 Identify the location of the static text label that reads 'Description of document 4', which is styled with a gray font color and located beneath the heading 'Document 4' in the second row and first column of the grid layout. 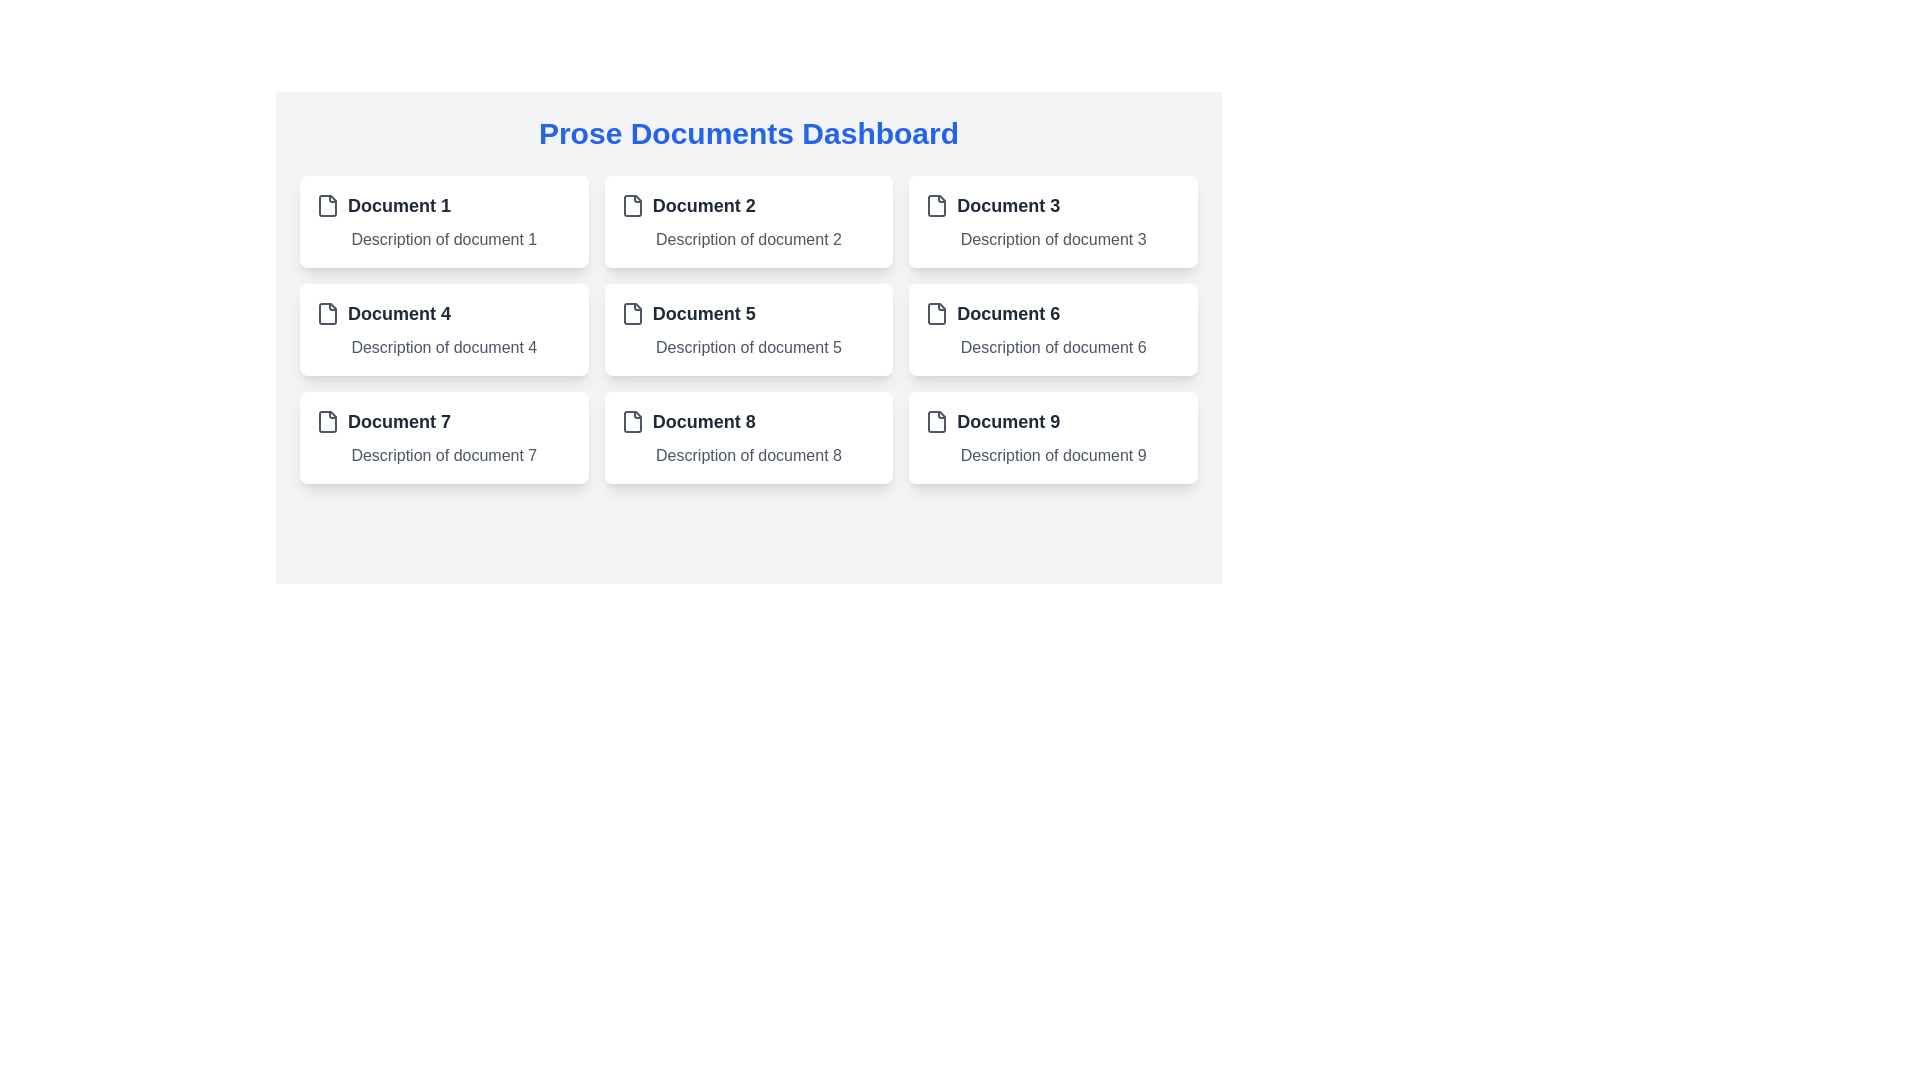
(443, 346).